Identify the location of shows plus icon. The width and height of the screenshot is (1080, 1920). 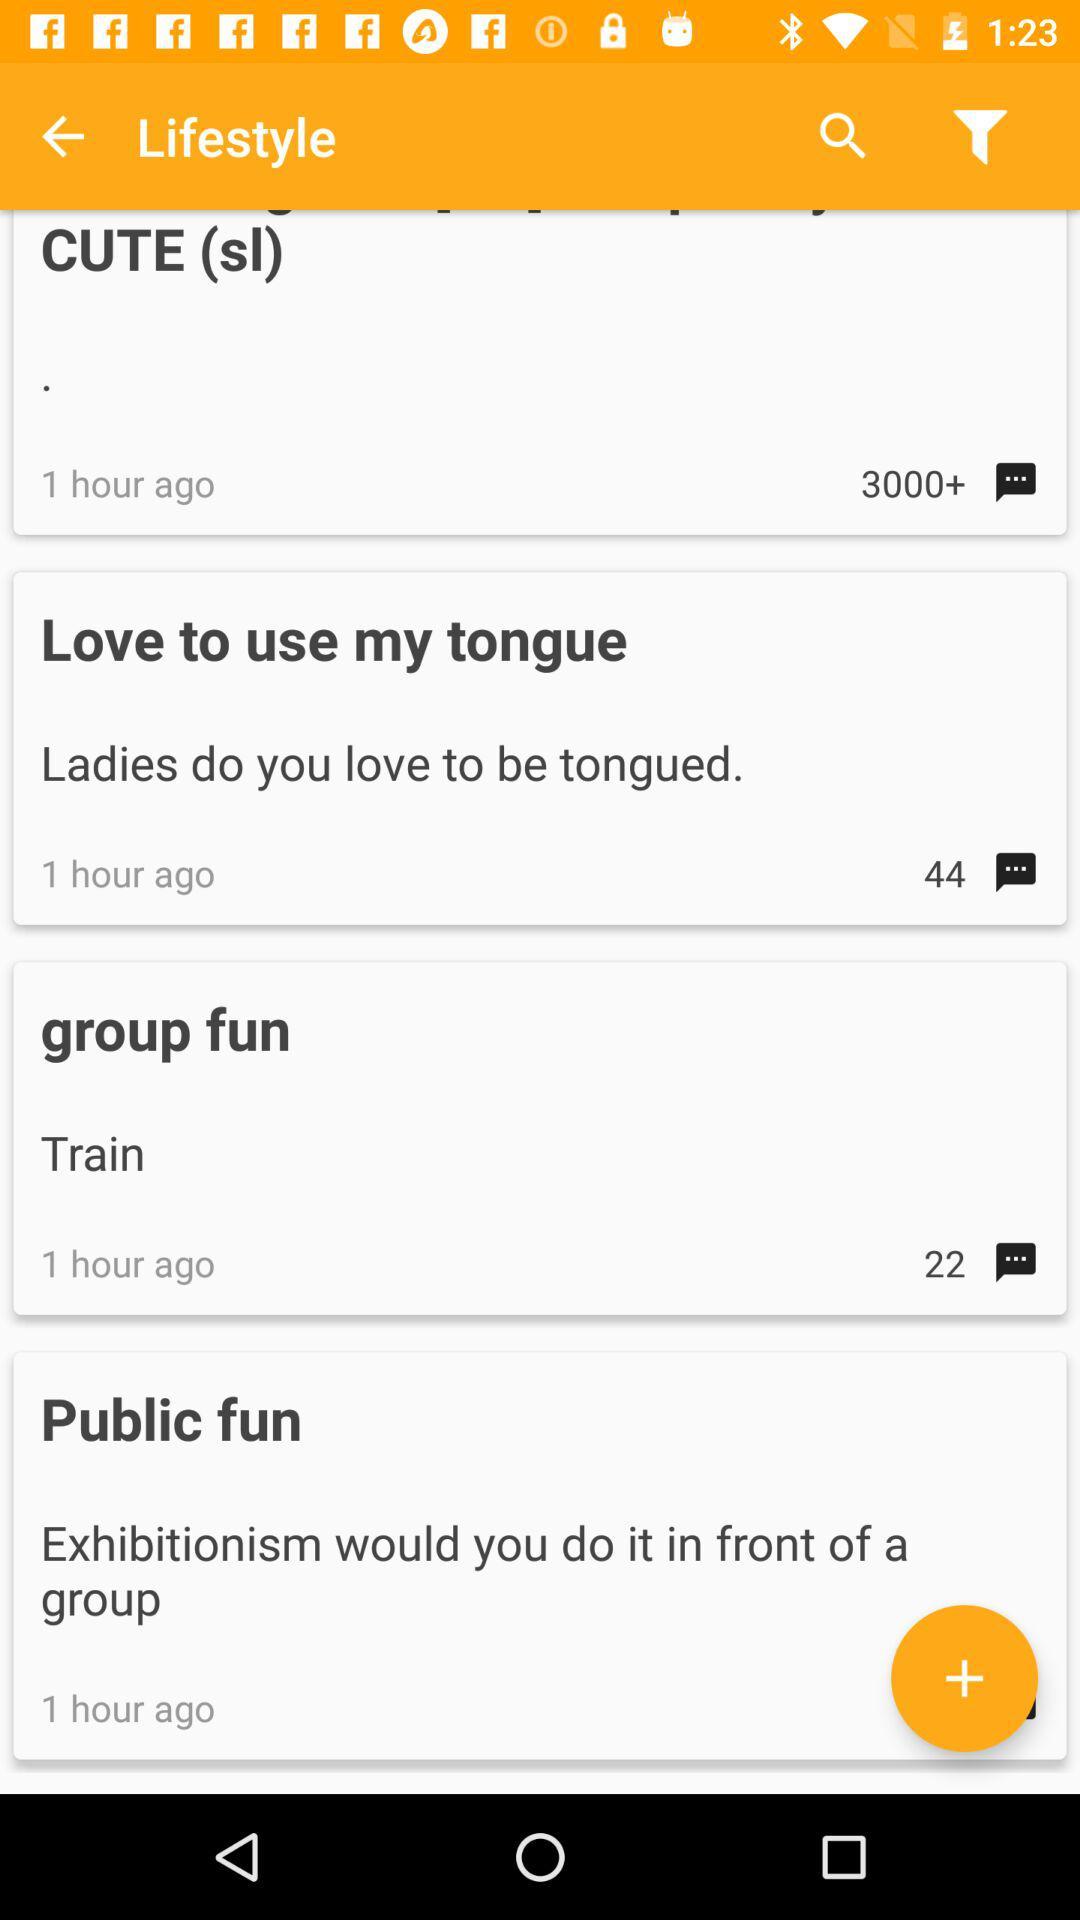
(963, 1678).